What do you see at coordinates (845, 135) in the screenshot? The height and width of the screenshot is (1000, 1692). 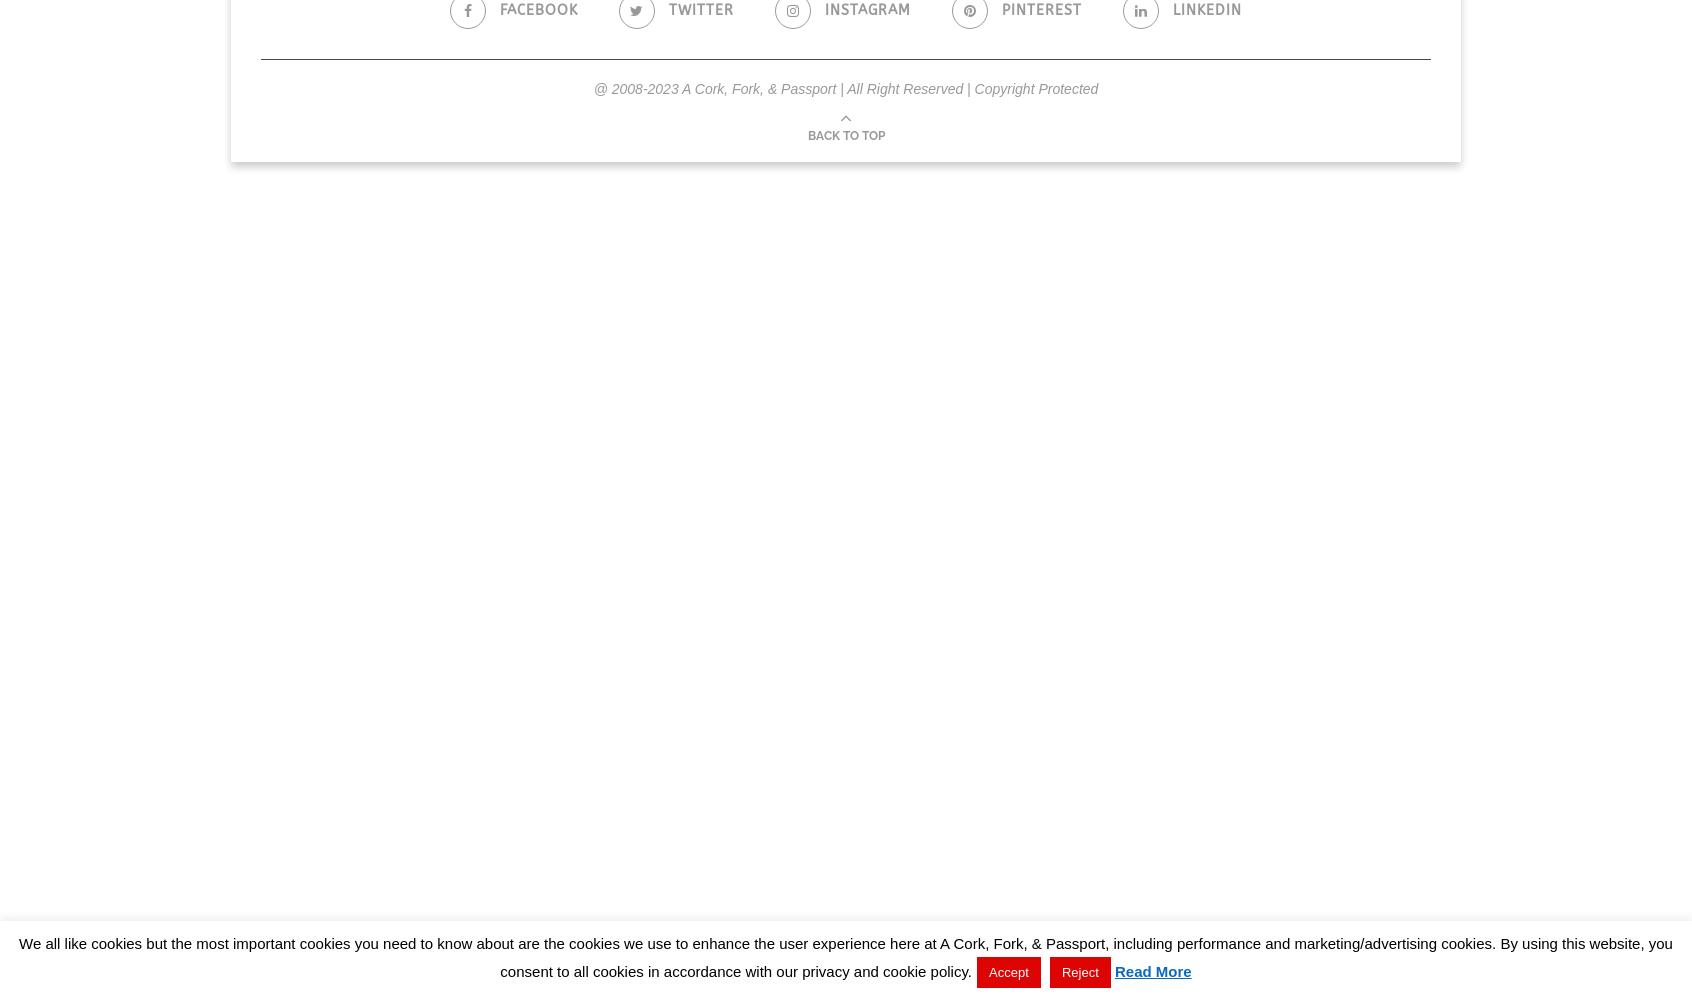 I see `'Back To Top'` at bounding box center [845, 135].